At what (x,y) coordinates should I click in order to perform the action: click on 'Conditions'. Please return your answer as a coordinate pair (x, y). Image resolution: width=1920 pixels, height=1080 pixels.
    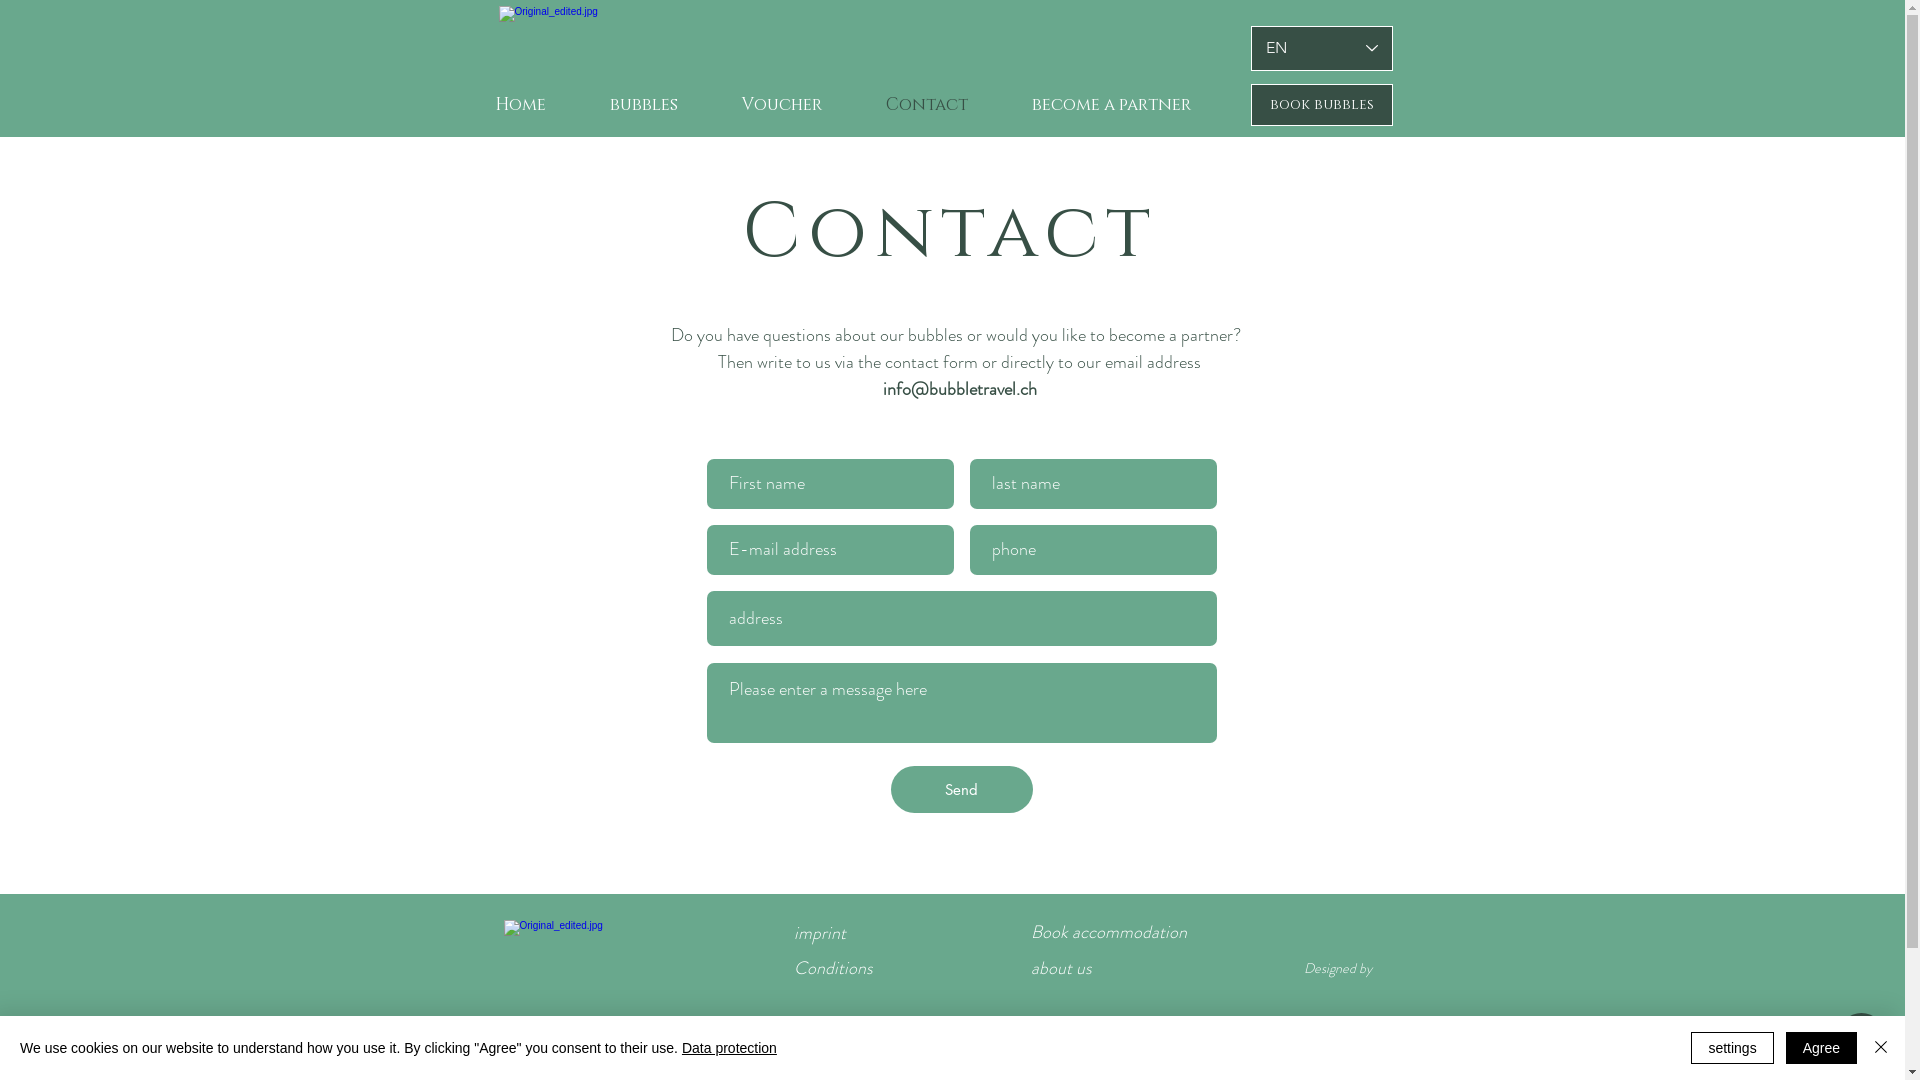
    Looking at the image, I should click on (833, 967).